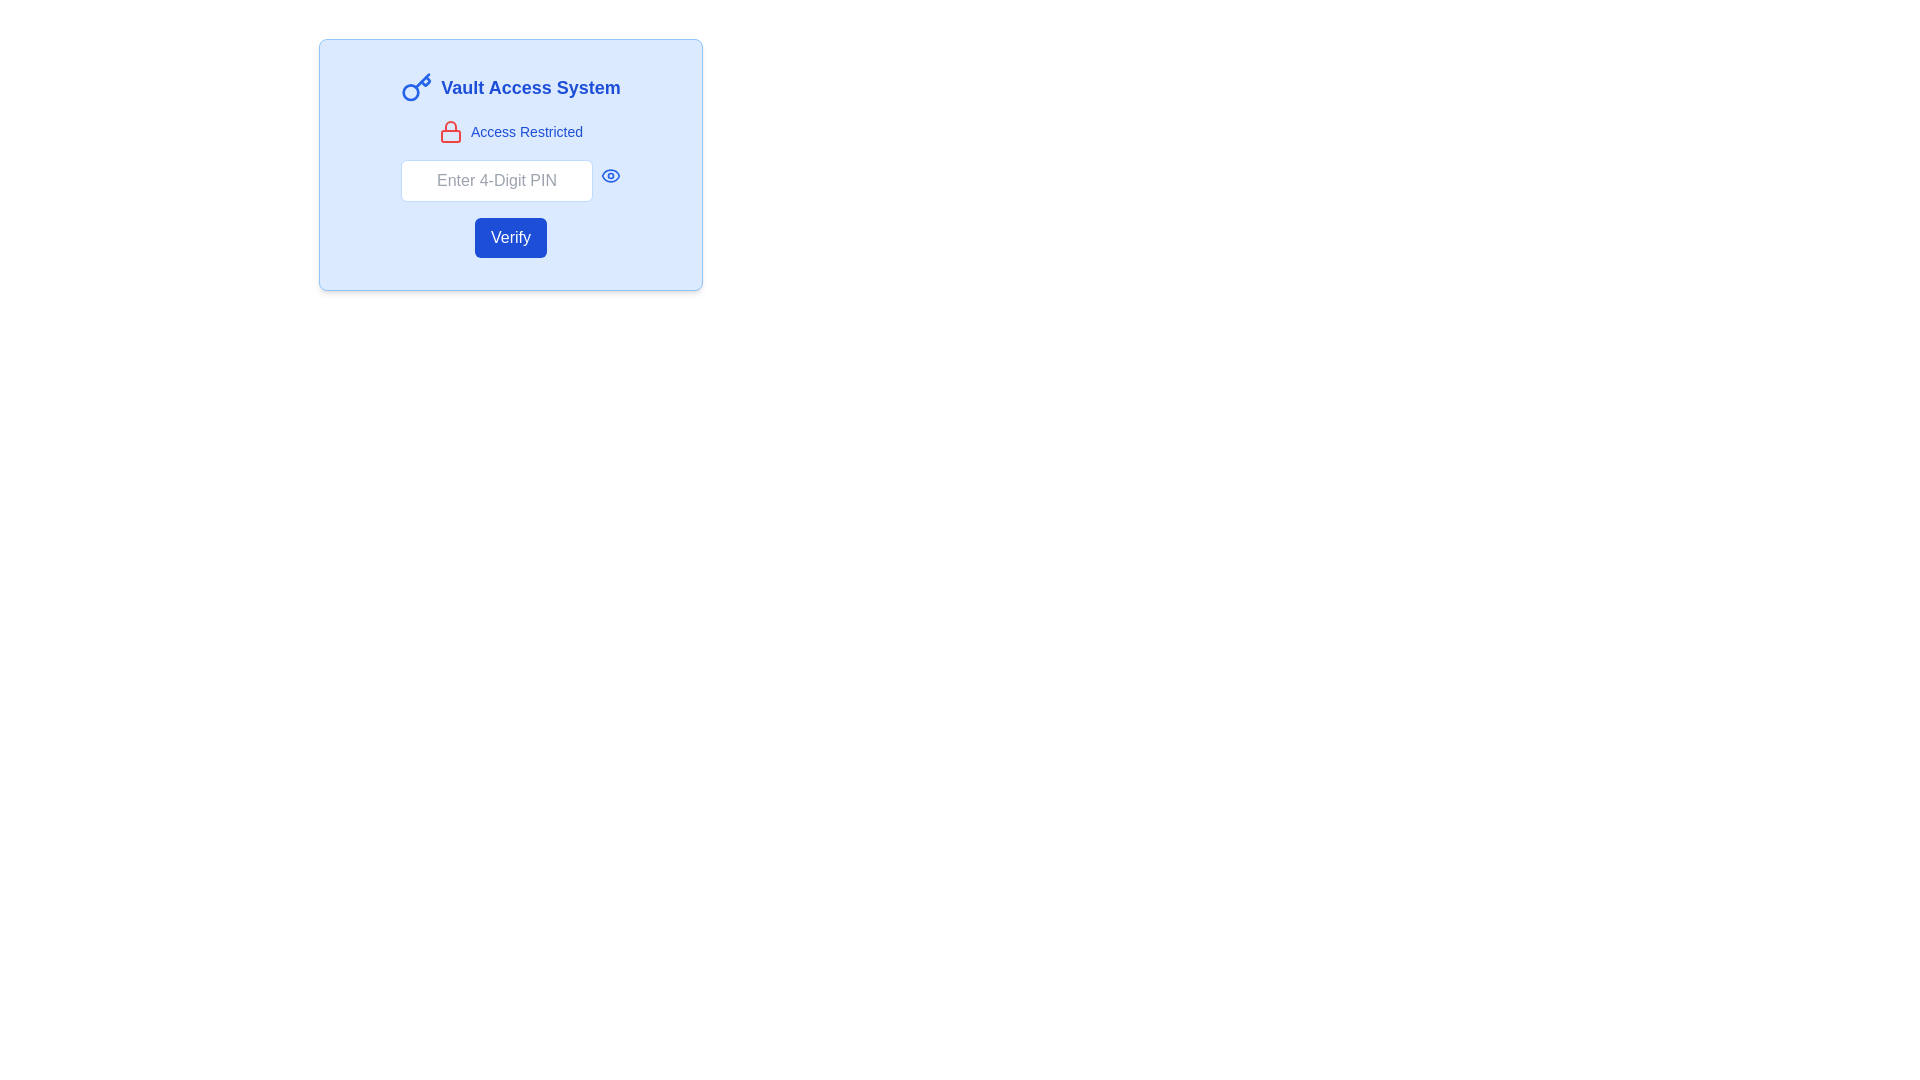 The image size is (1920, 1080). What do you see at coordinates (510, 131) in the screenshot?
I see `the 'Access Restricted' label with the red lock icon, which is centrally aligned below the title 'Vault Access System' and above the 'Enter 4-Digit PIN' input field` at bounding box center [510, 131].